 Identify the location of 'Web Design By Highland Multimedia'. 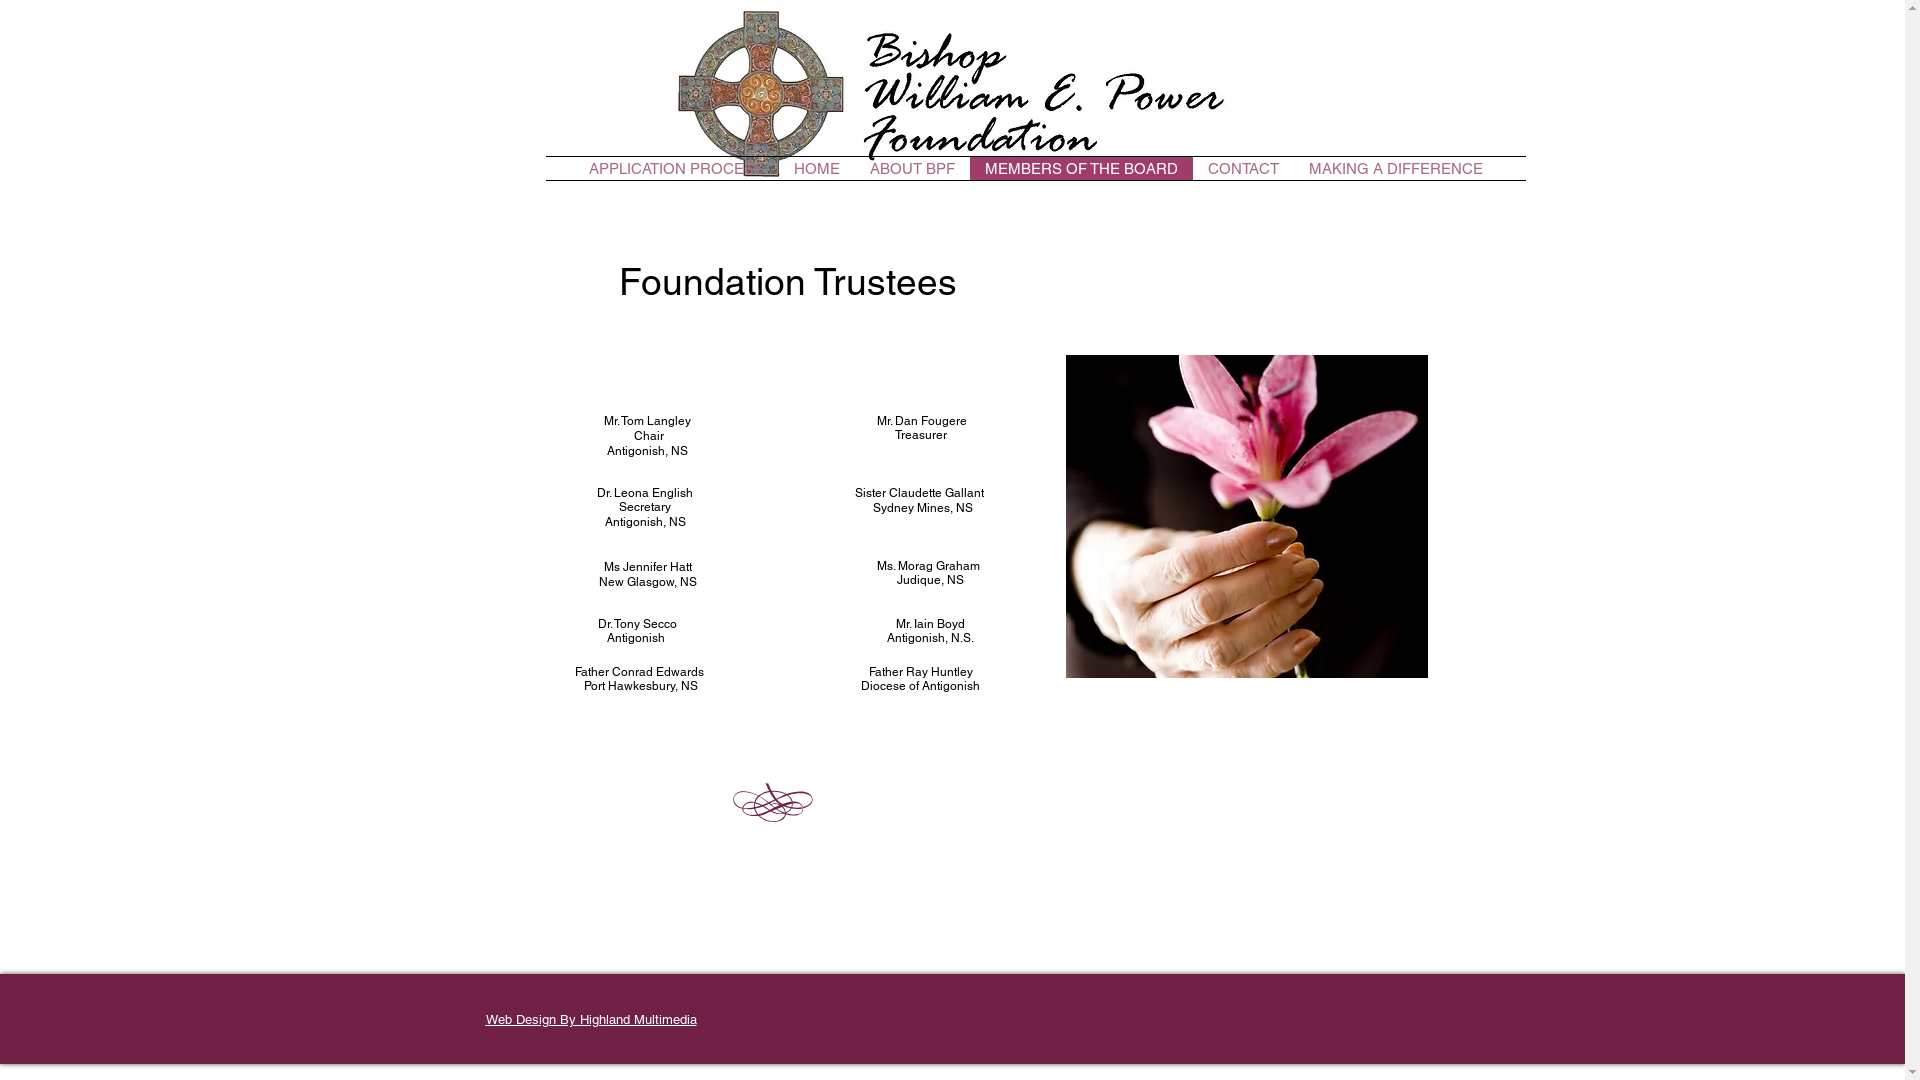
(590, 1019).